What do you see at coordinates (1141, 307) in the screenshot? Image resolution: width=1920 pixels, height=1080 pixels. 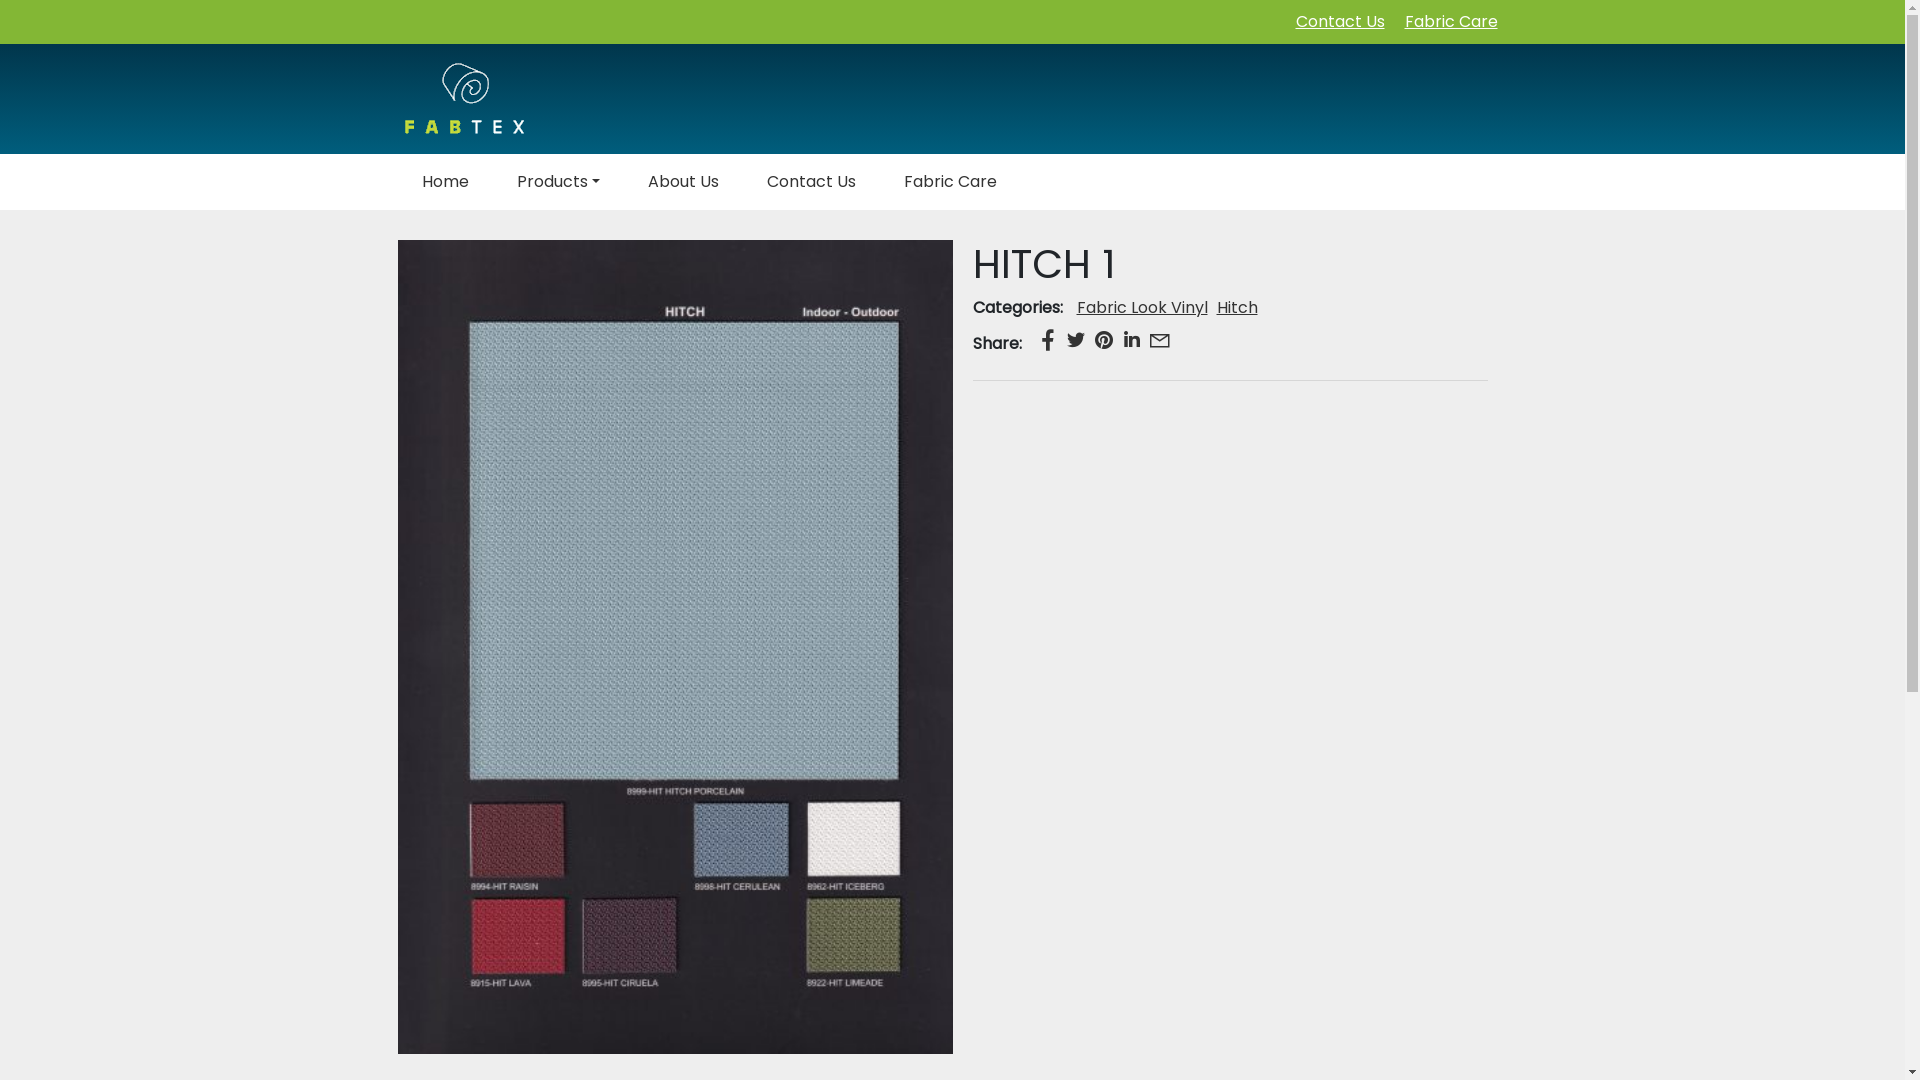 I see `'Fabric Look Vinyl'` at bounding box center [1141, 307].